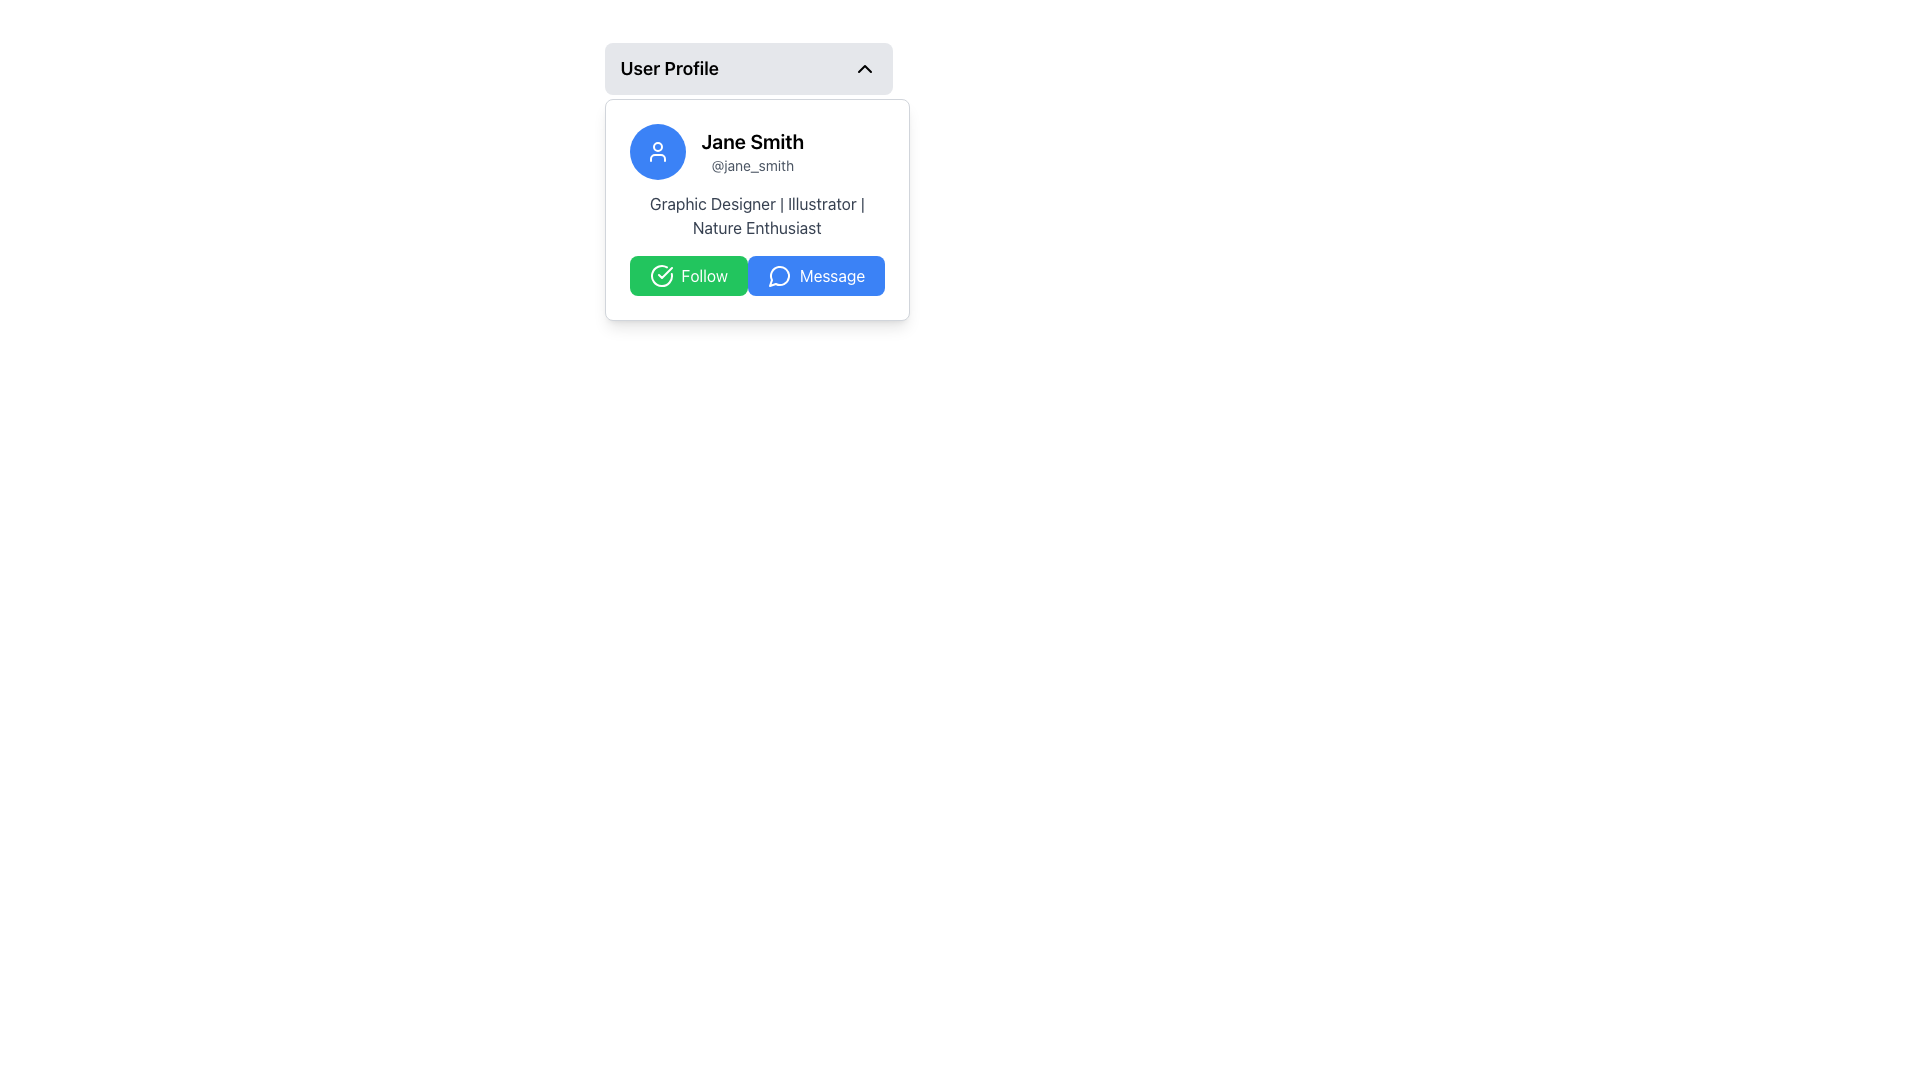 This screenshot has height=1080, width=1920. Describe the element at coordinates (756, 150) in the screenshot. I see `the user profile text display for 'Jane Smith' and '@jane_smith' to potentially trigger user-related actions or navigation` at that location.